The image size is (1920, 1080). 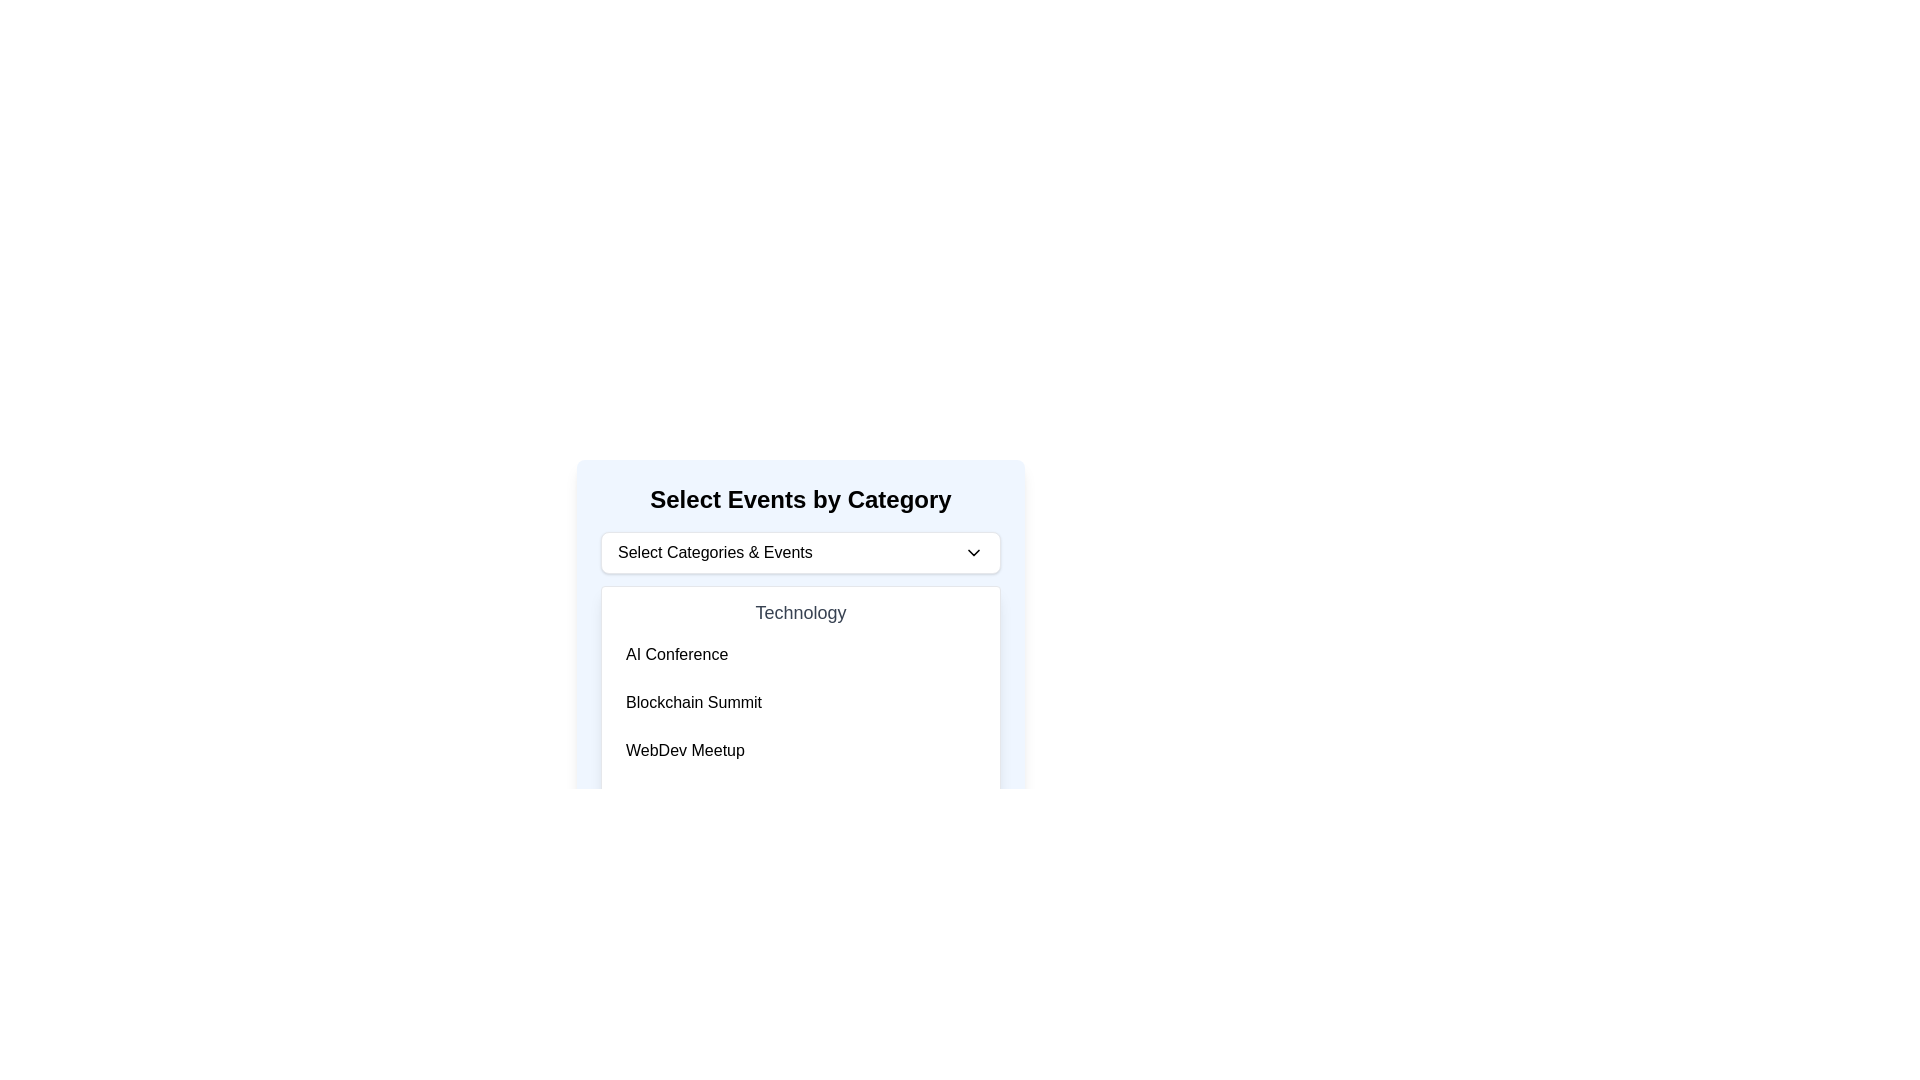 What do you see at coordinates (801, 701) in the screenshot?
I see `the list item in the 'Technology' section` at bounding box center [801, 701].